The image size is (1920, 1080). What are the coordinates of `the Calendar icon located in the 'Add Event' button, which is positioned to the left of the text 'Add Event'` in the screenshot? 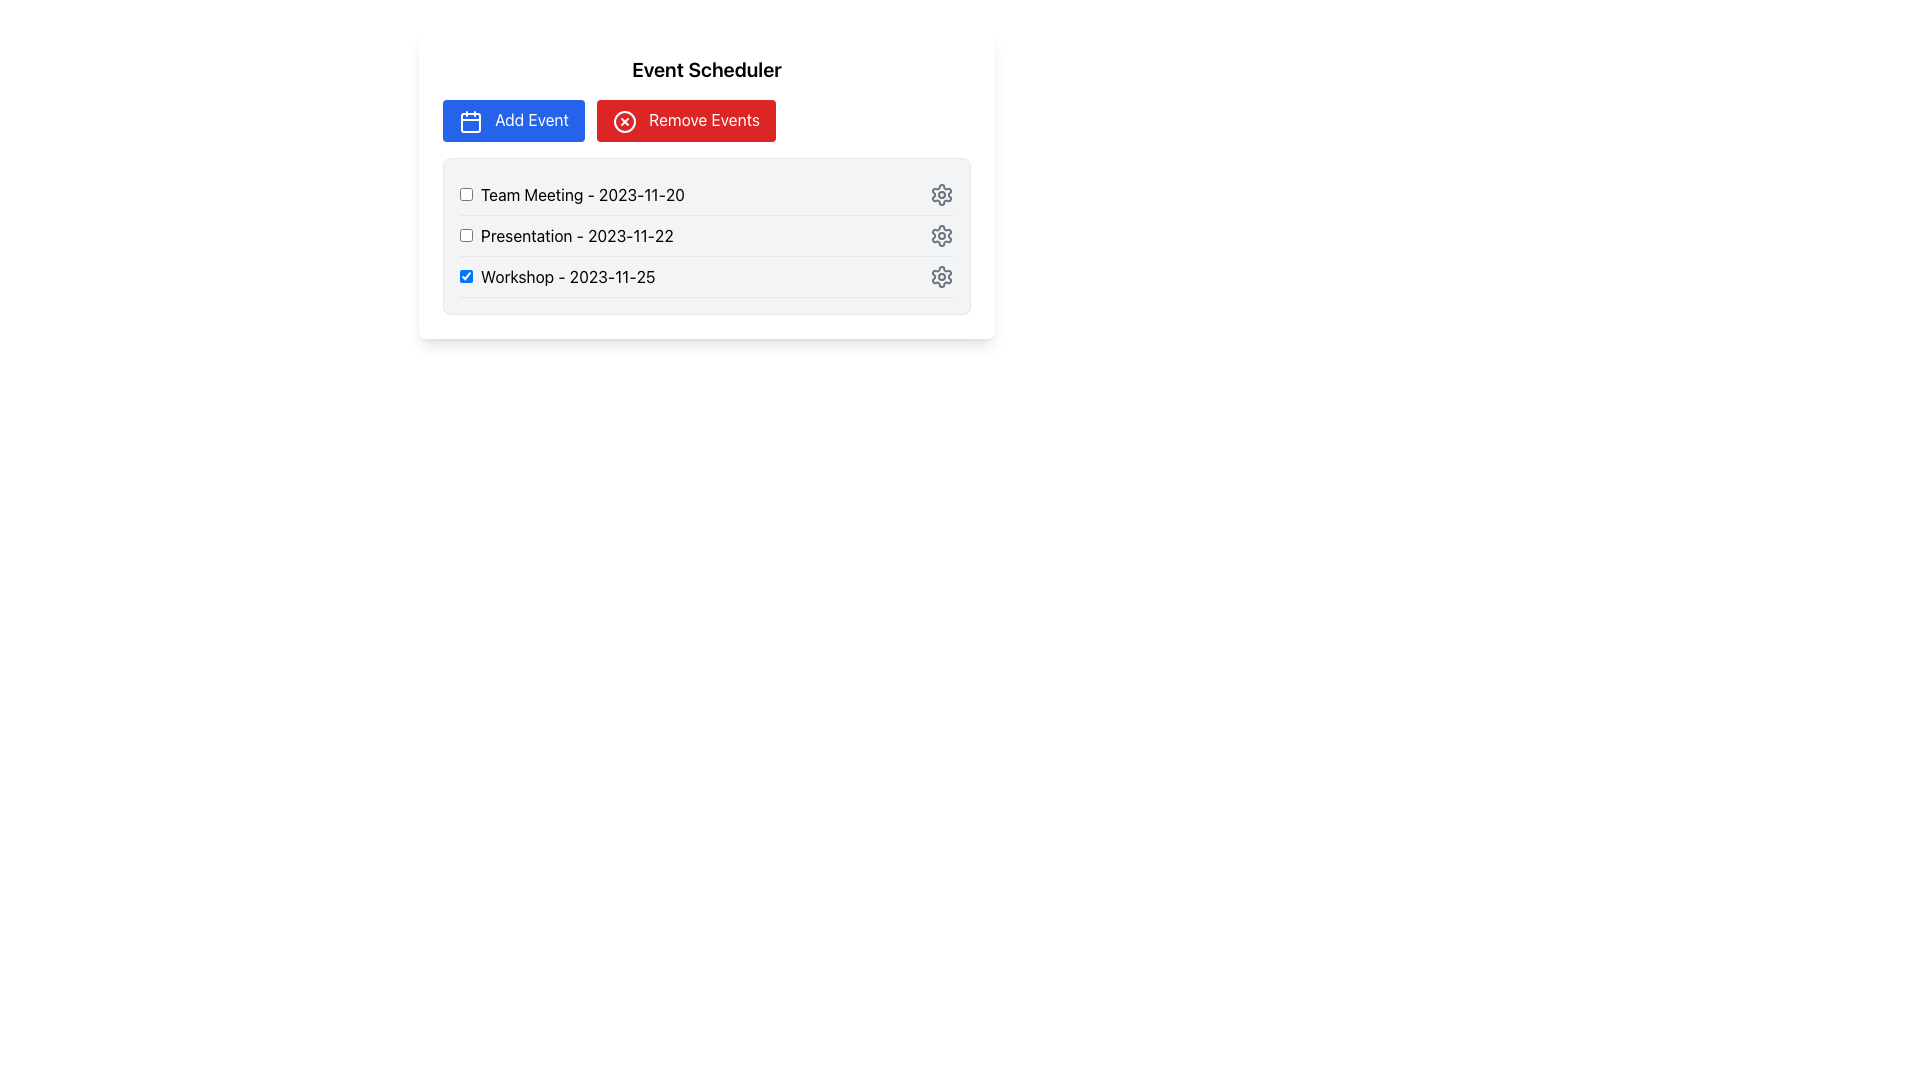 It's located at (469, 120).